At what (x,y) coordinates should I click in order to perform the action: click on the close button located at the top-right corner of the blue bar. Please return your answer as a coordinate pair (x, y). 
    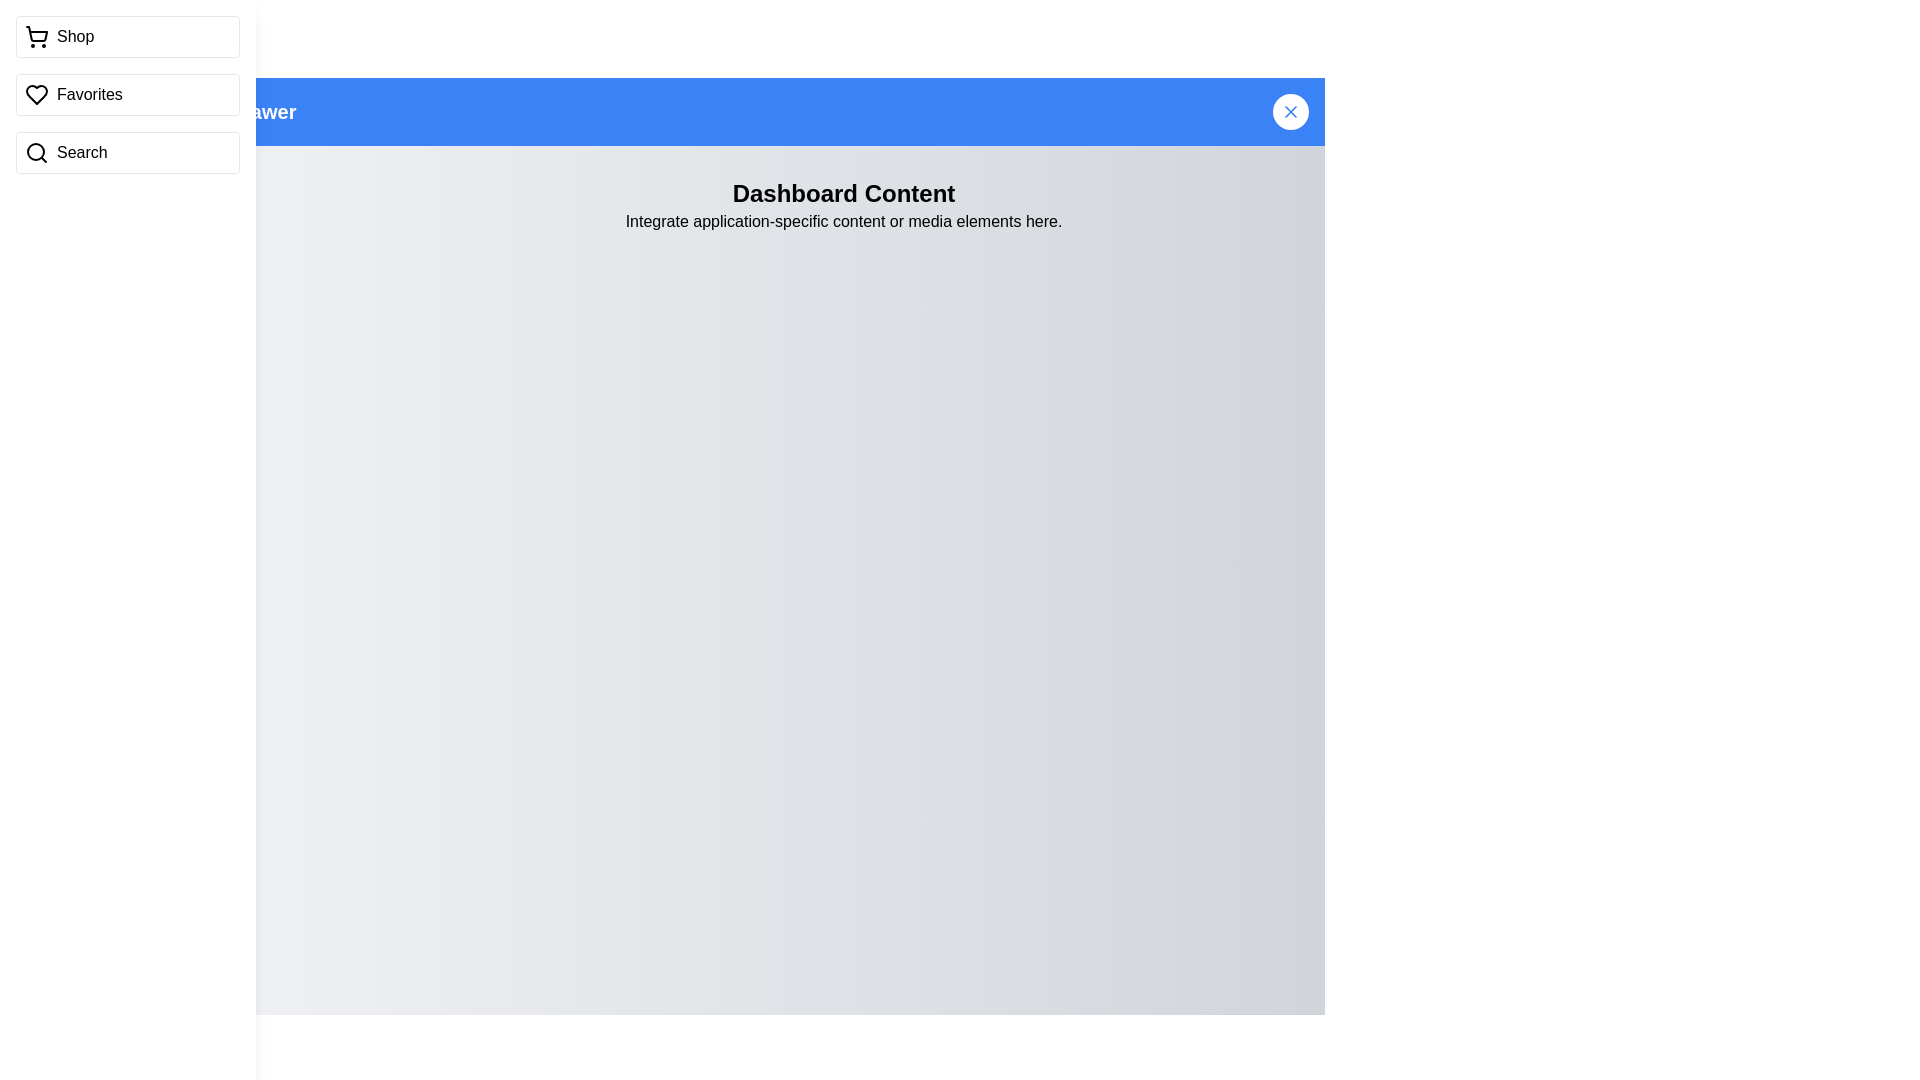
    Looking at the image, I should click on (1291, 111).